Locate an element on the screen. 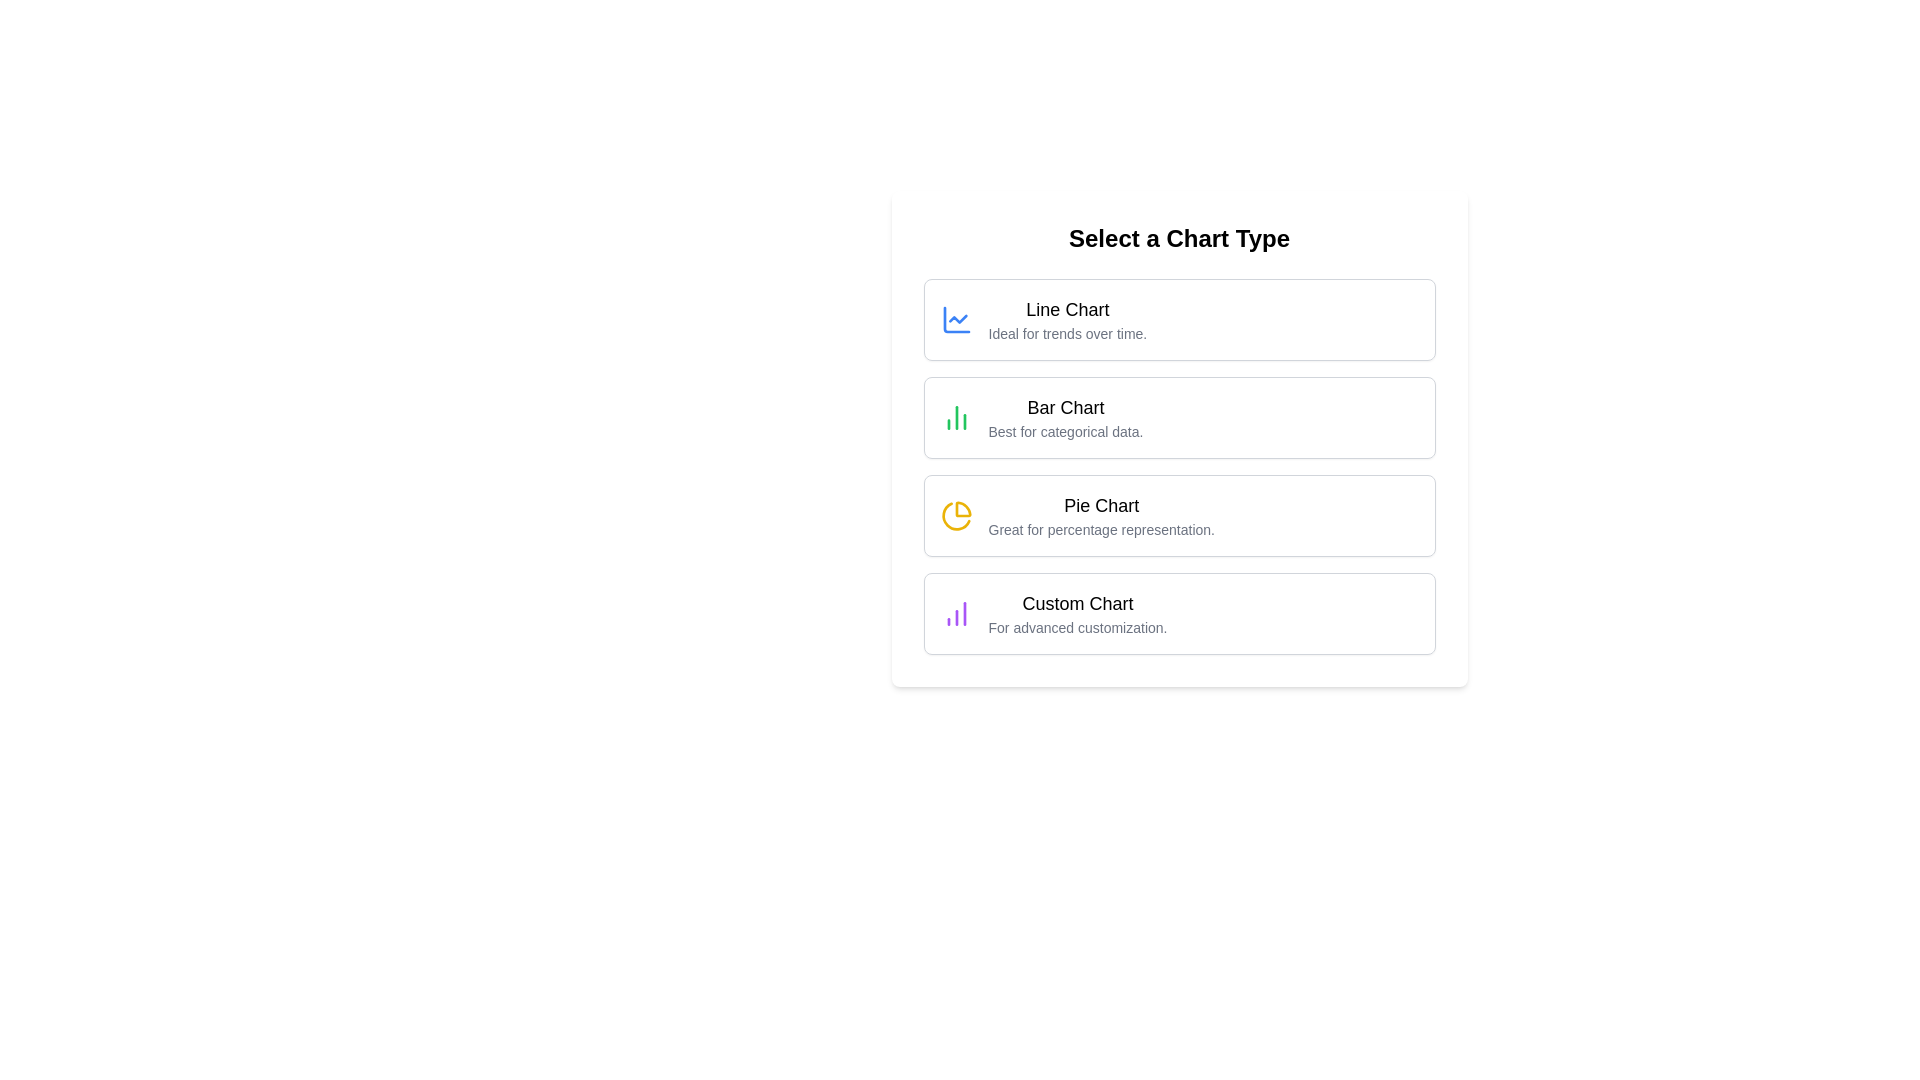 This screenshot has height=1080, width=1920. the pie chart selection icon located within the third option card under 'Select a Chart Type' is located at coordinates (955, 515).